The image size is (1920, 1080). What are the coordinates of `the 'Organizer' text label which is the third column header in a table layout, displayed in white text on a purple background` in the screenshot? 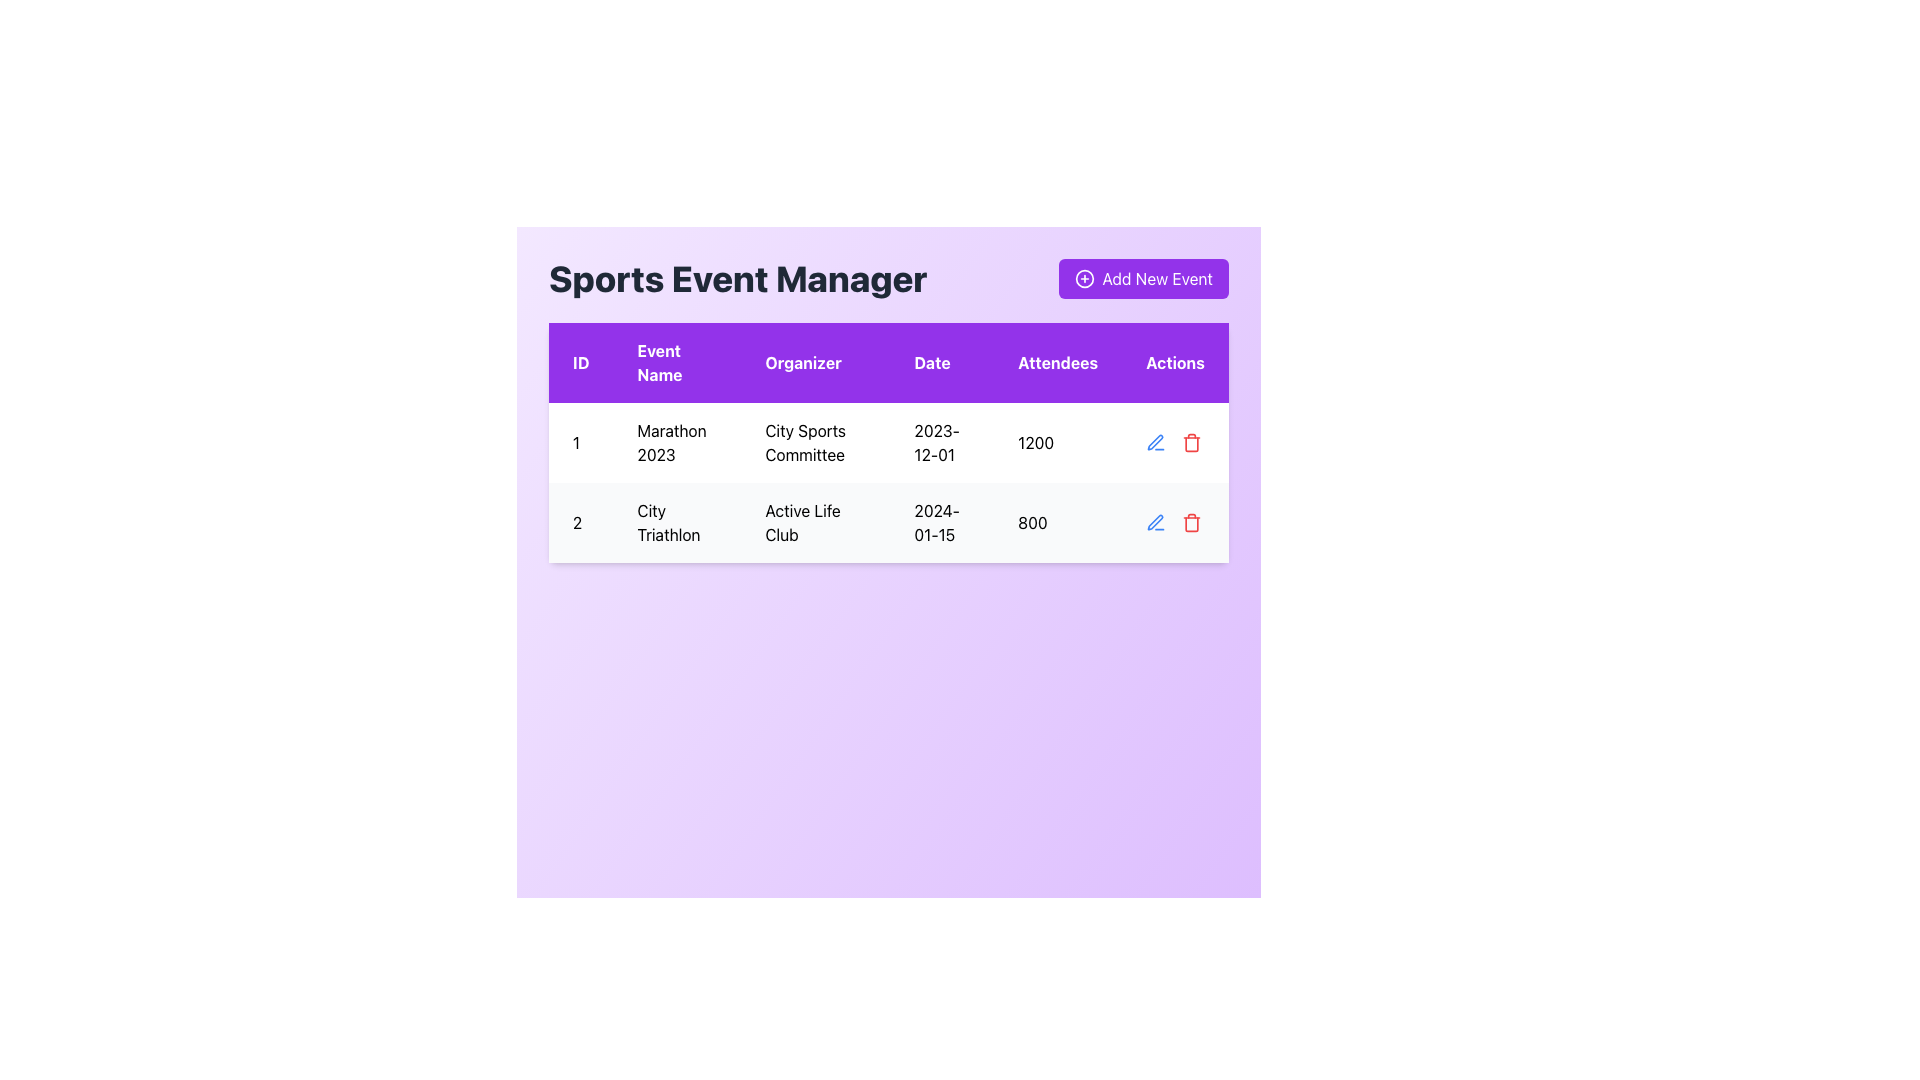 It's located at (816, 362).